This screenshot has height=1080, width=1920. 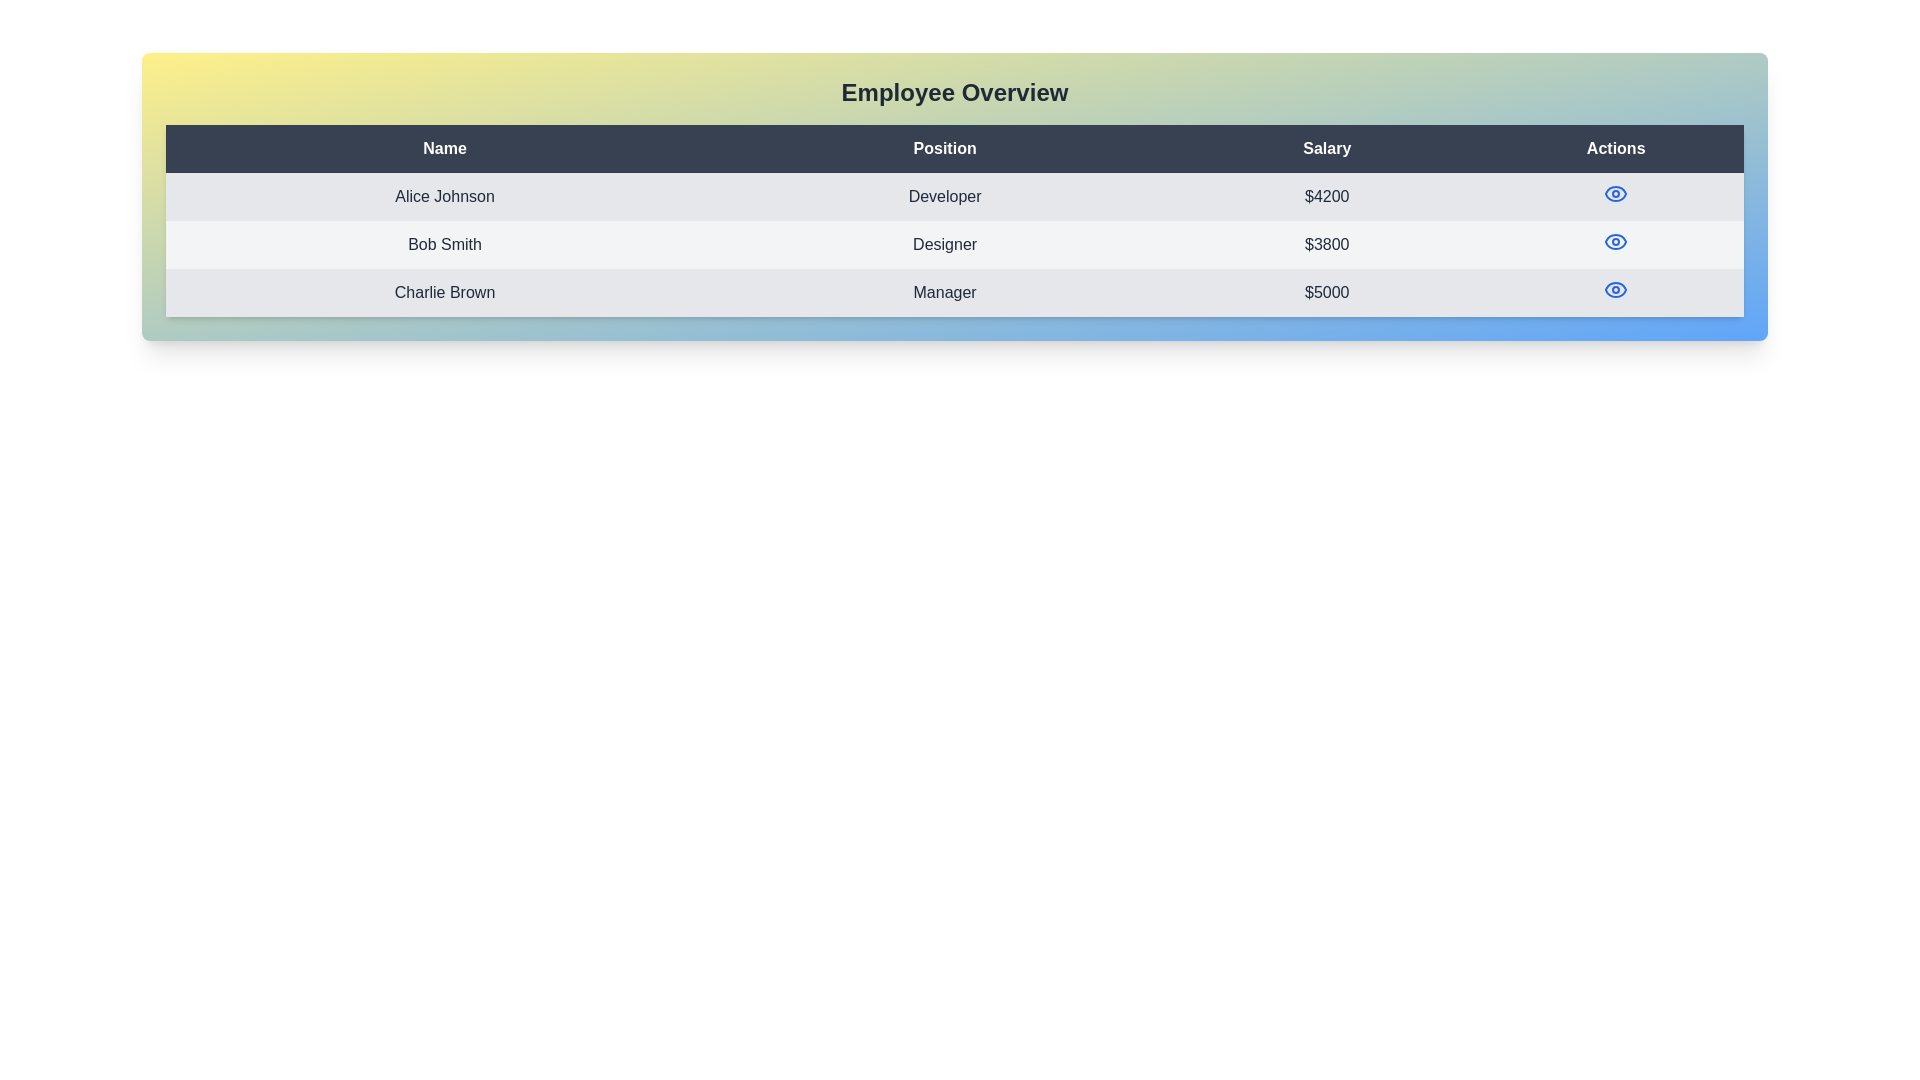 What do you see at coordinates (954, 293) in the screenshot?
I see `the Data Row displaying 'Charlie Brown' as the name, 'Manager' as the position, and '$5000' as the salary, which is located at the third row of the table` at bounding box center [954, 293].